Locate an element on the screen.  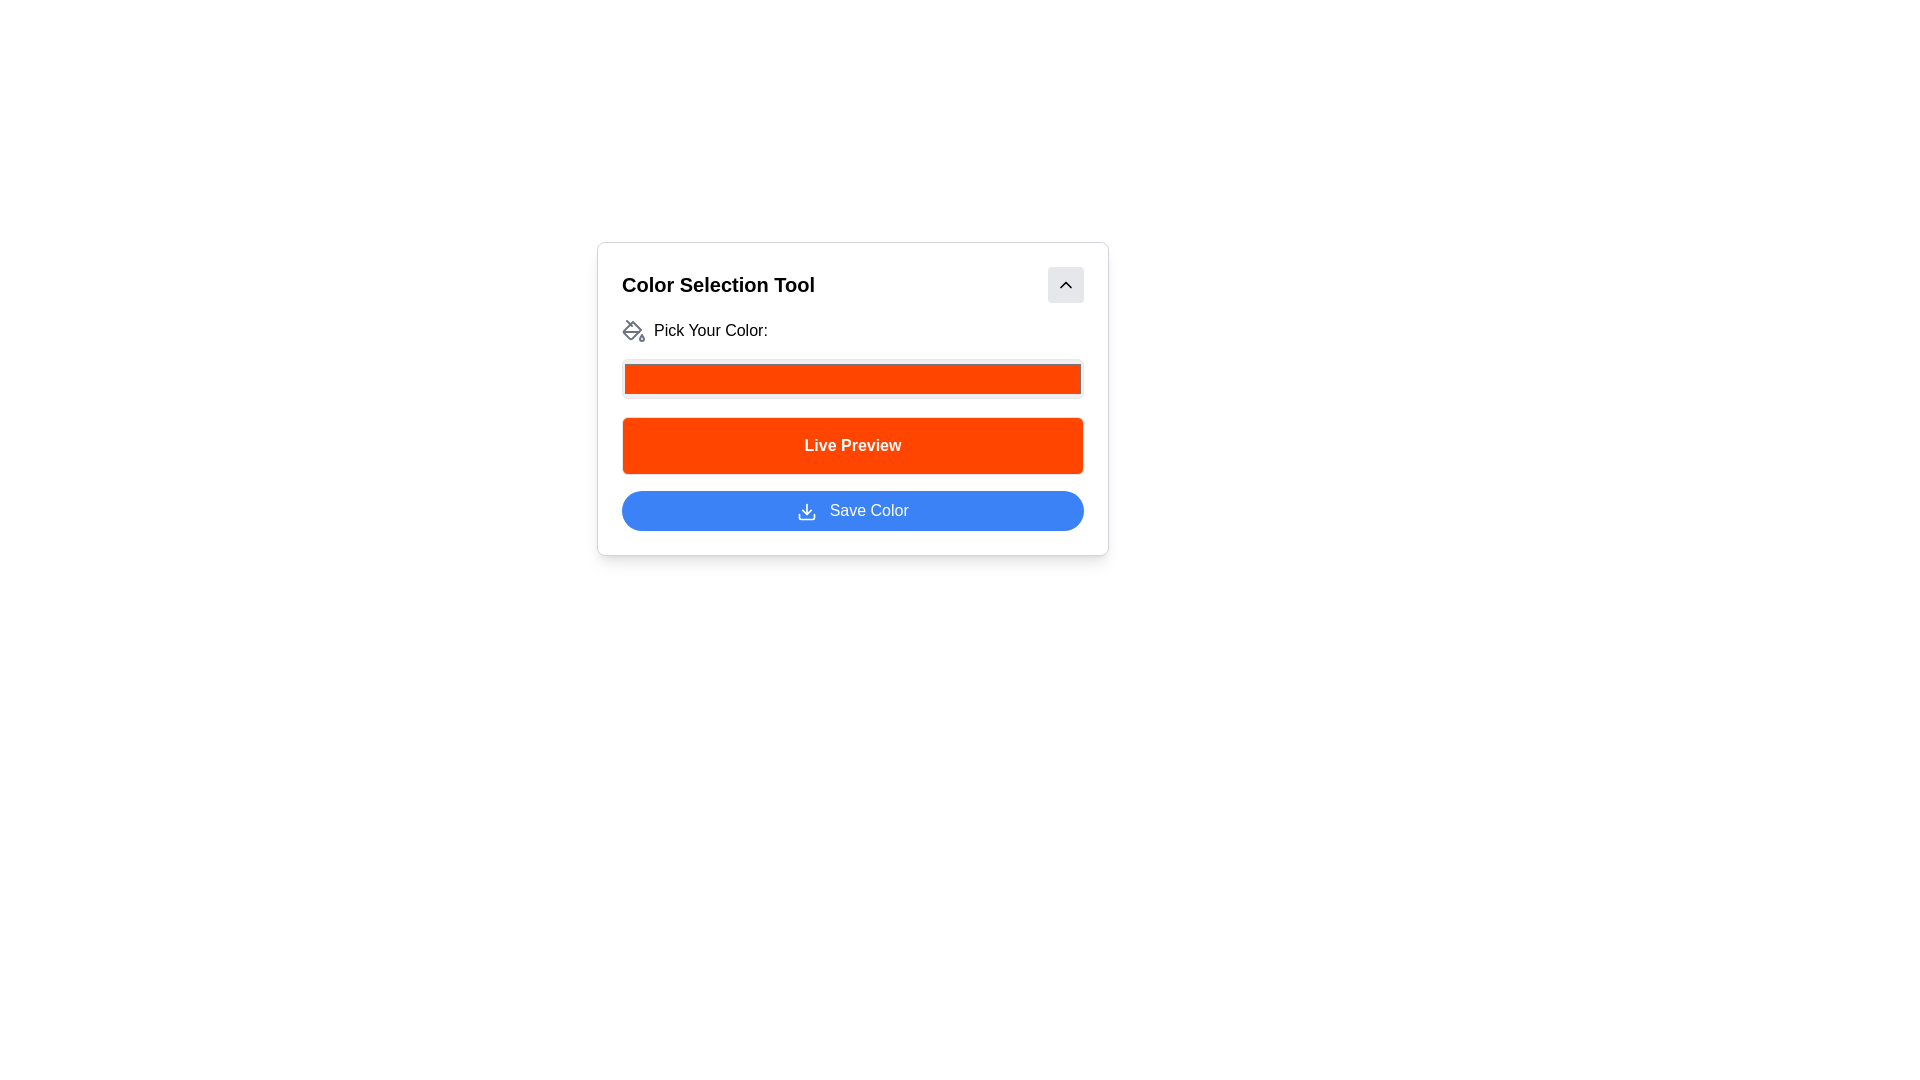
the color input field located under the 'Pick Your Color:' label to change the selected color is located at coordinates (853, 398).